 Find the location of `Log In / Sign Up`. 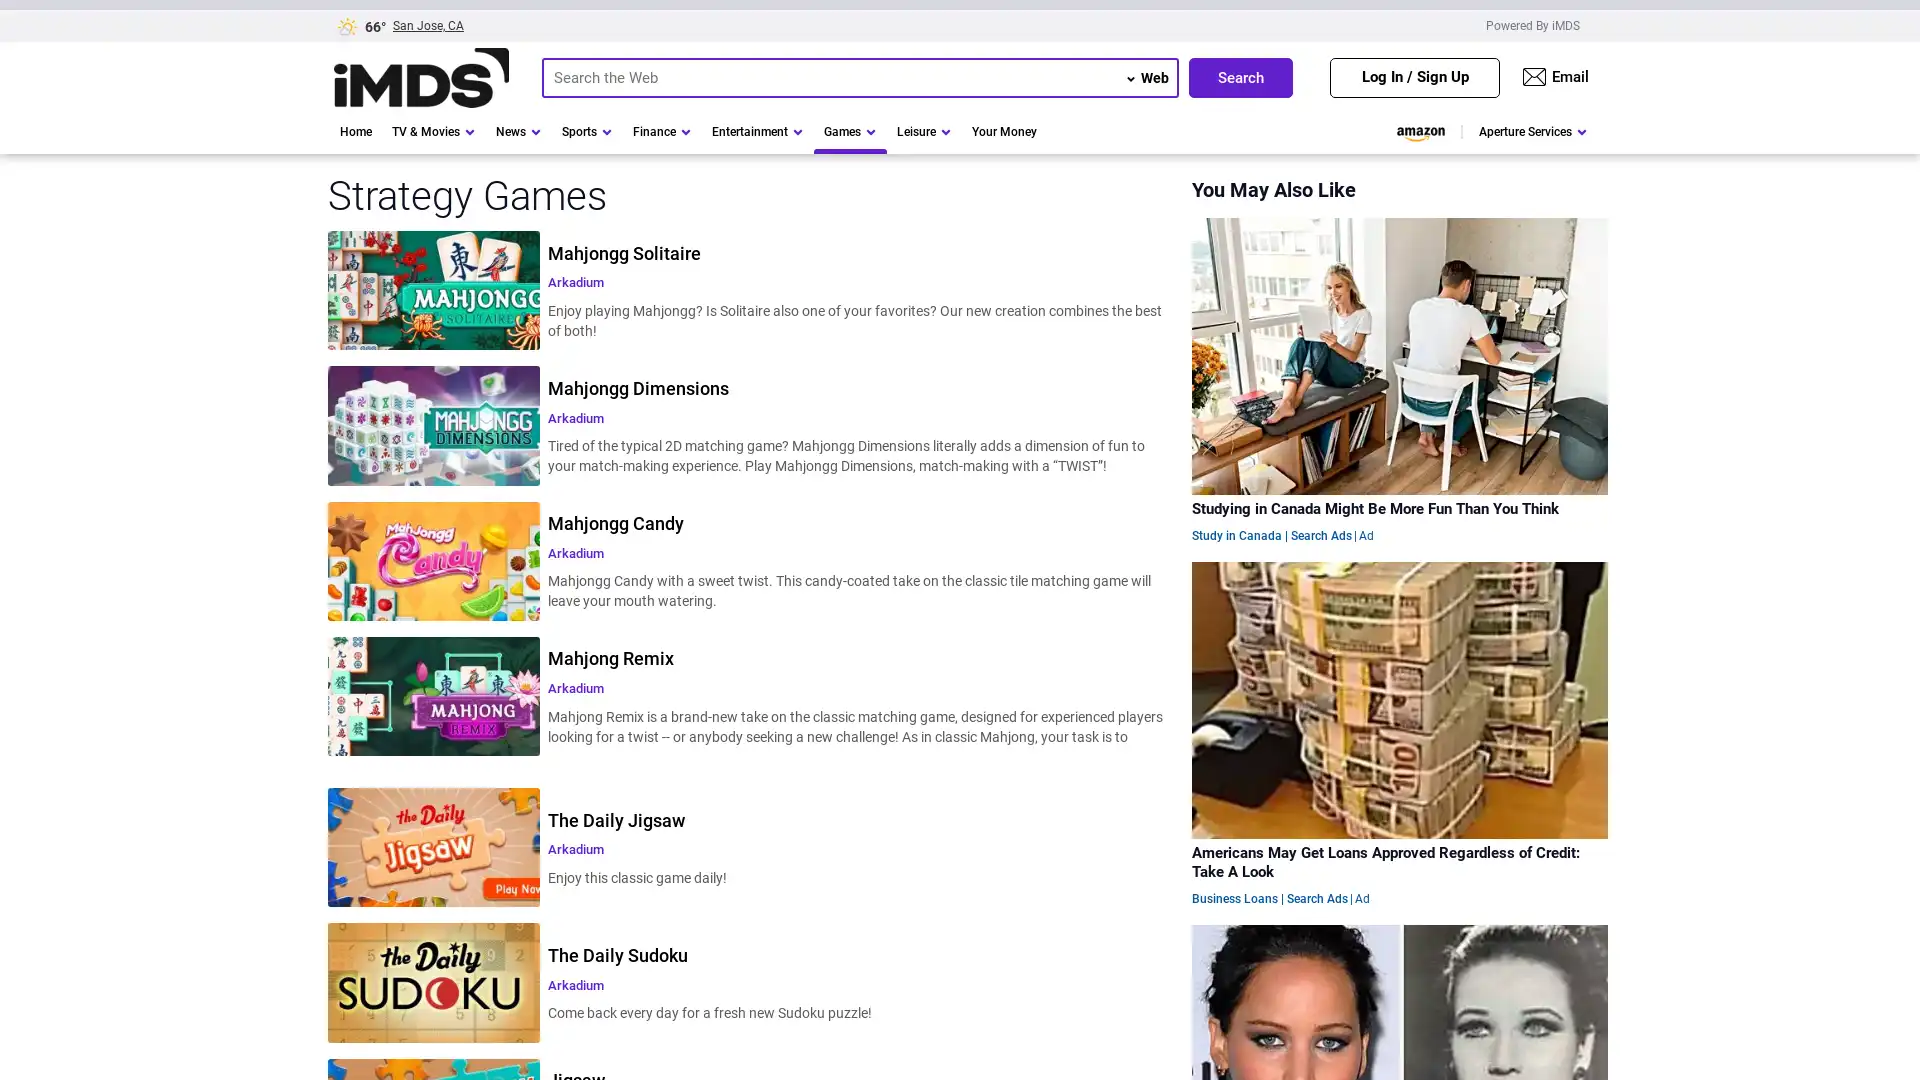

Log In / Sign Up is located at coordinates (1414, 76).